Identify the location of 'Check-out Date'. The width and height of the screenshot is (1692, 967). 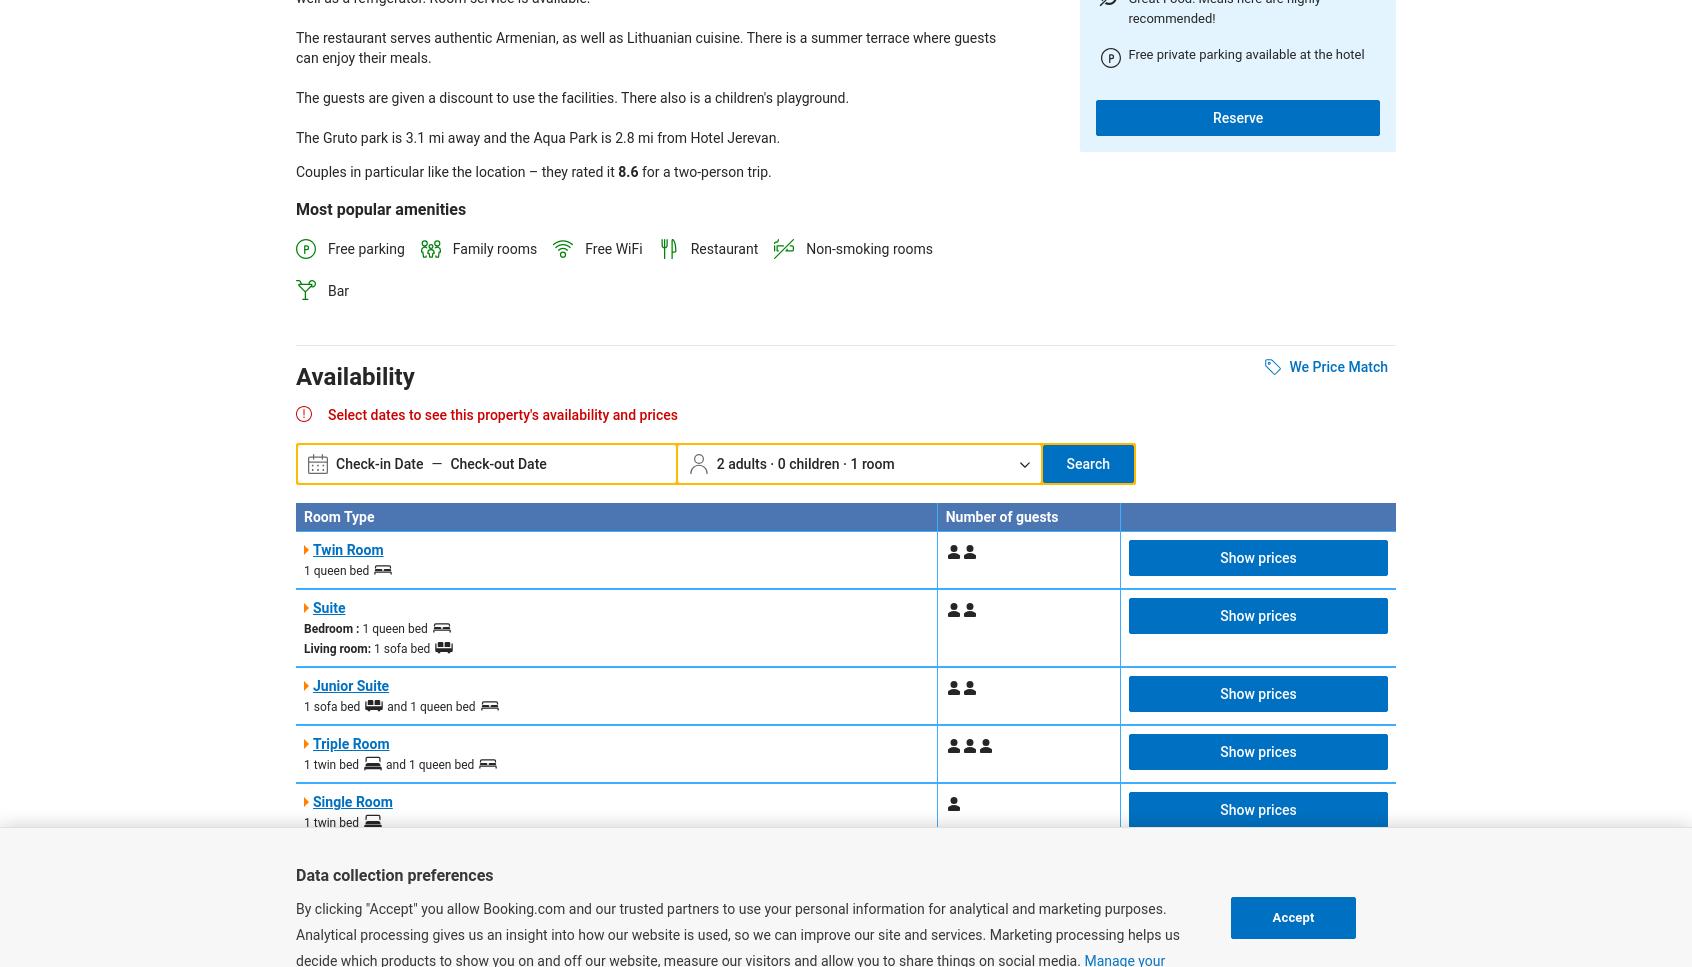
(497, 462).